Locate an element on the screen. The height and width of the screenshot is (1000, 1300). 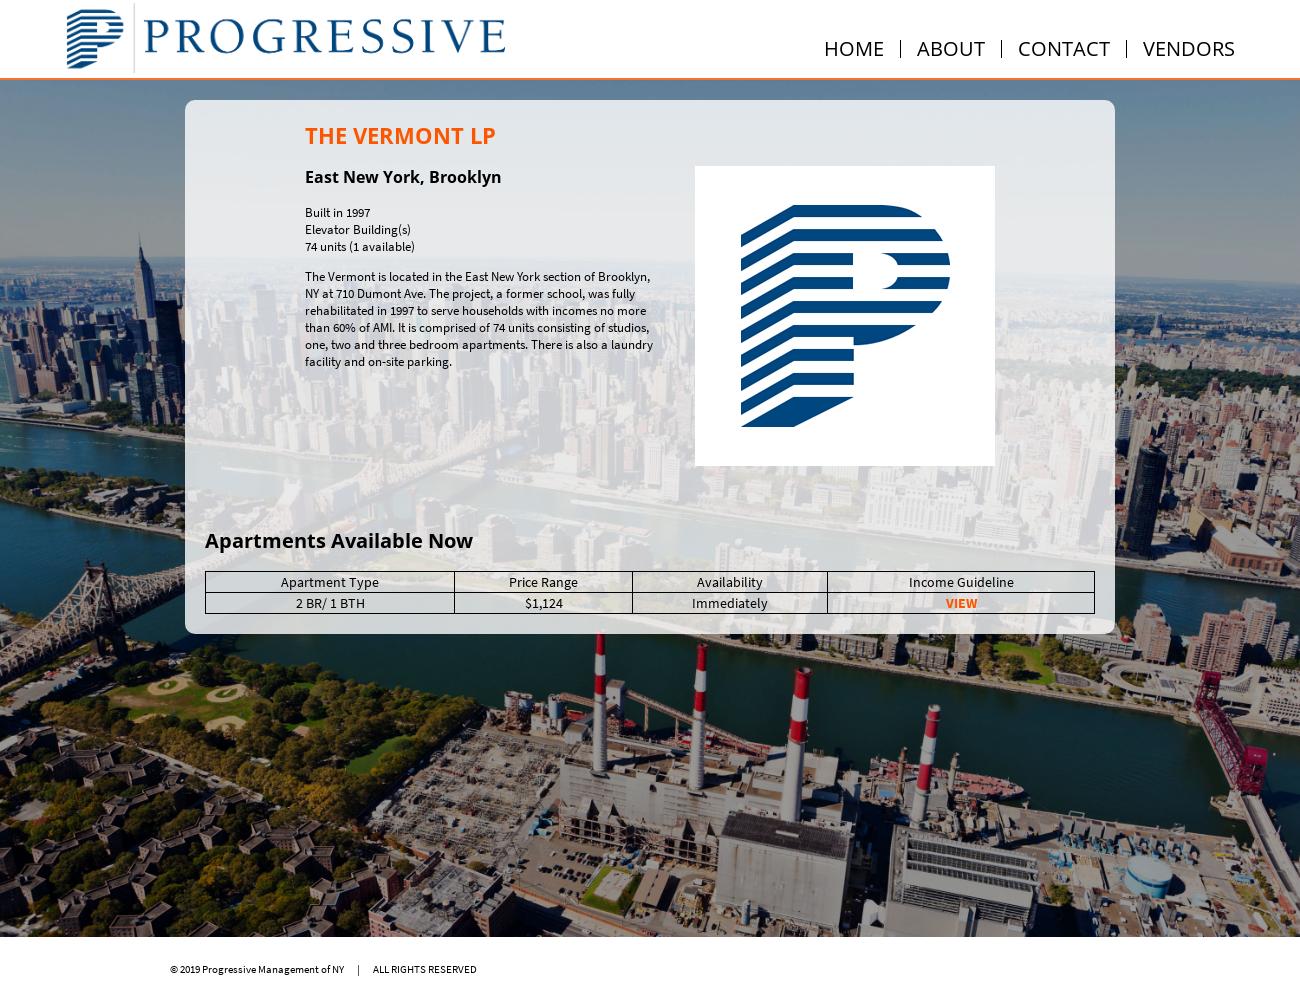
'Income Guideline' is located at coordinates (960, 581).